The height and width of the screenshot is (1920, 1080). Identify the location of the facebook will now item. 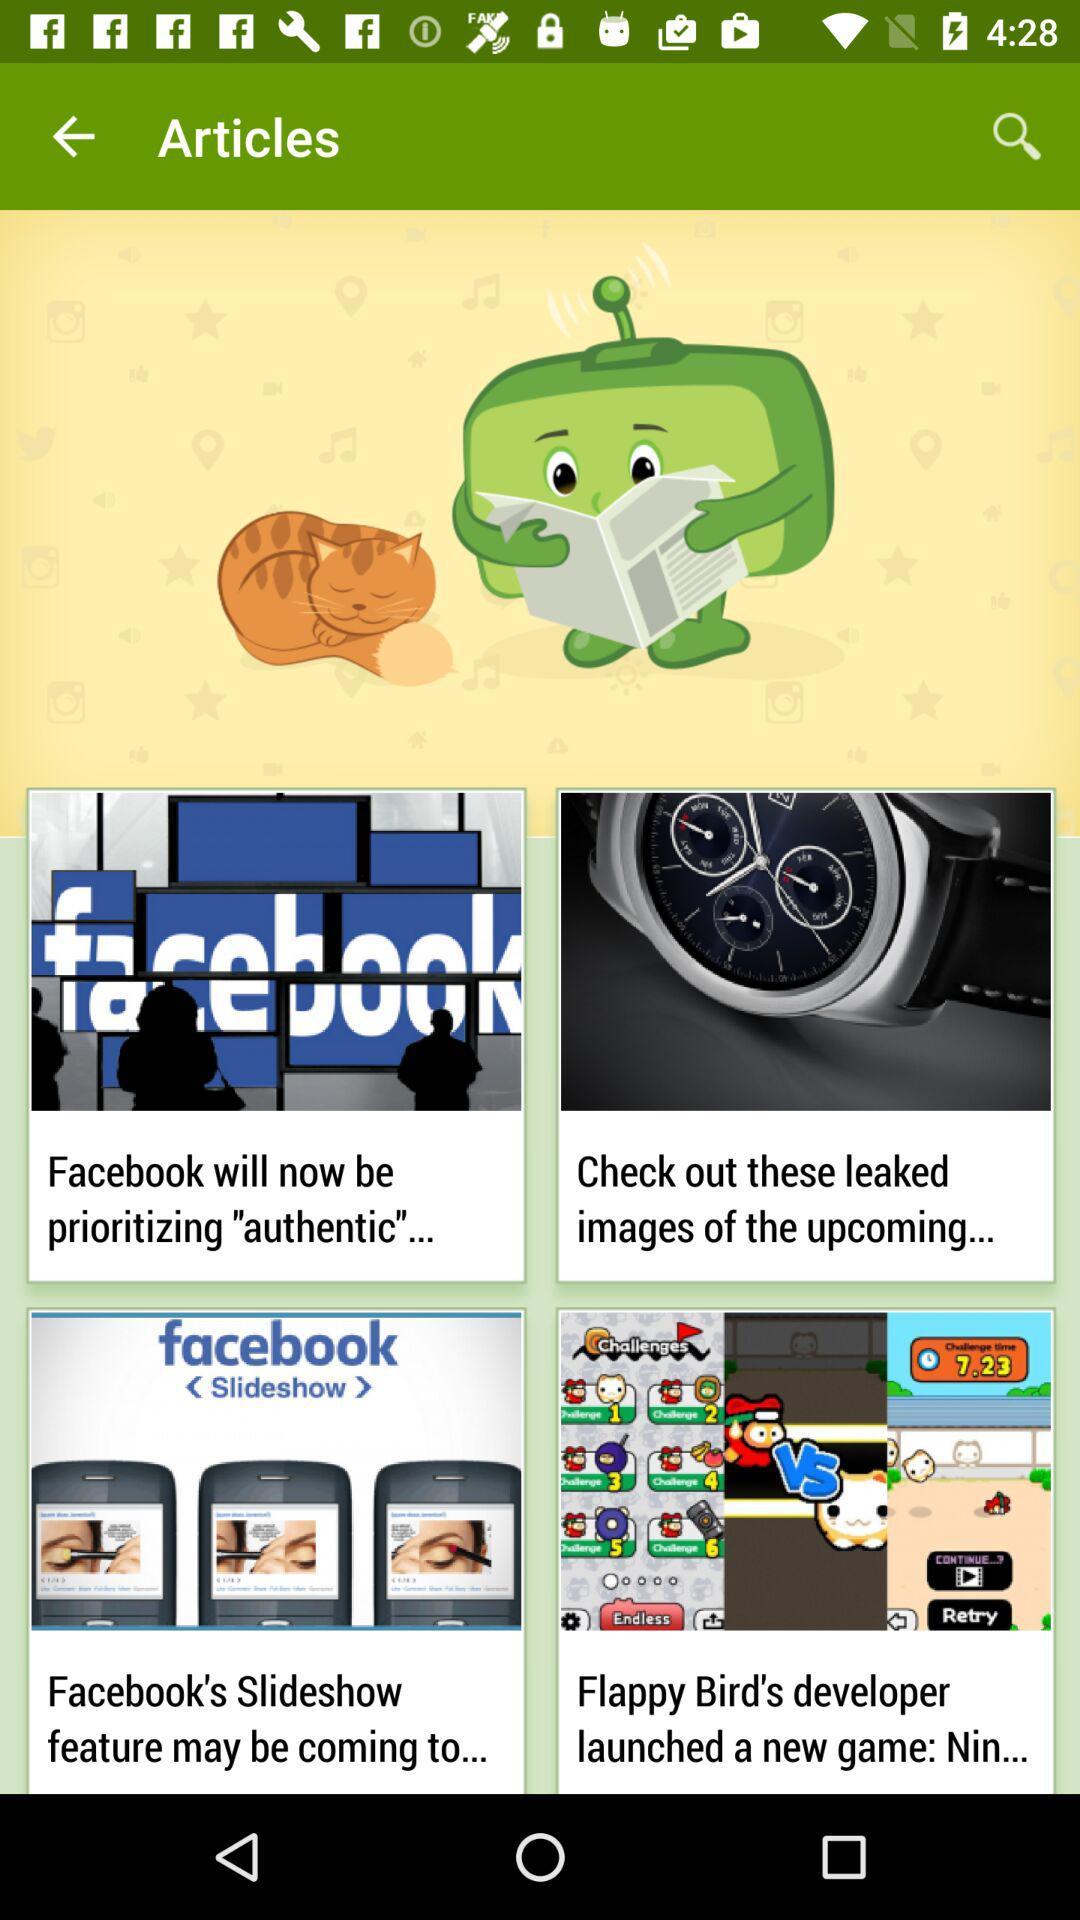
(276, 1194).